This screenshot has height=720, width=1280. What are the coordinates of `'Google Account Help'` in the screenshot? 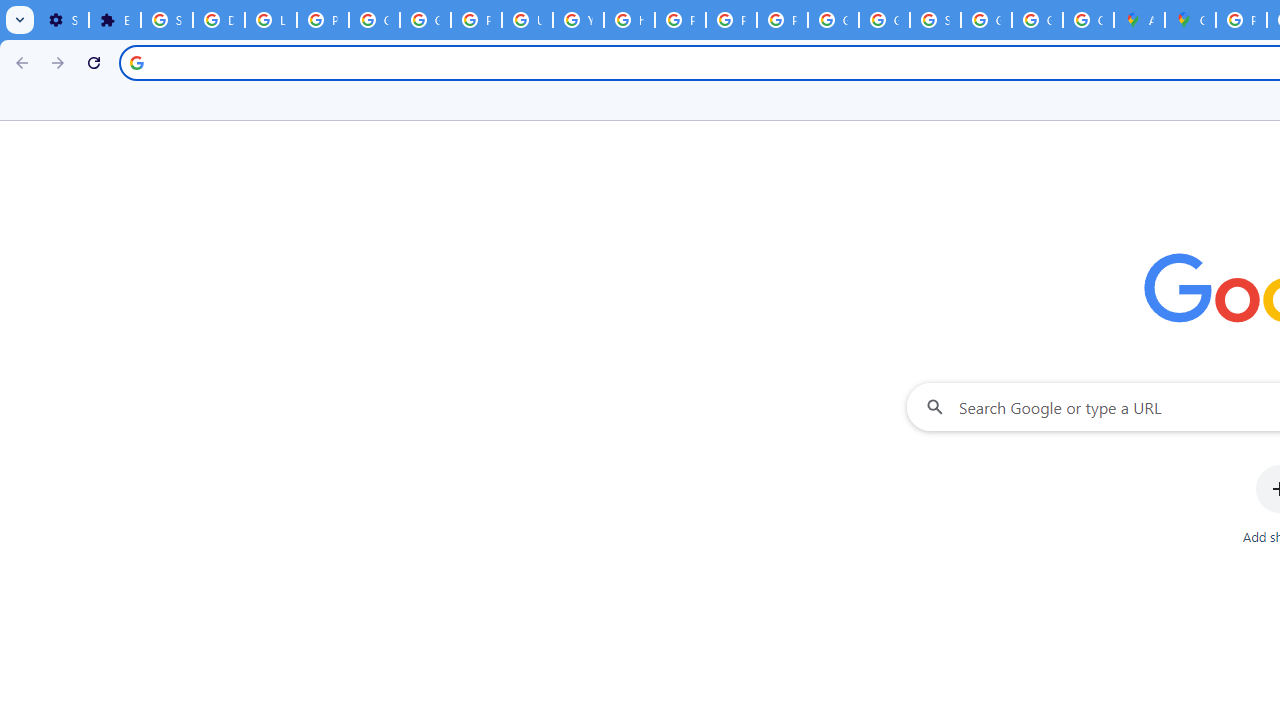 It's located at (375, 20).